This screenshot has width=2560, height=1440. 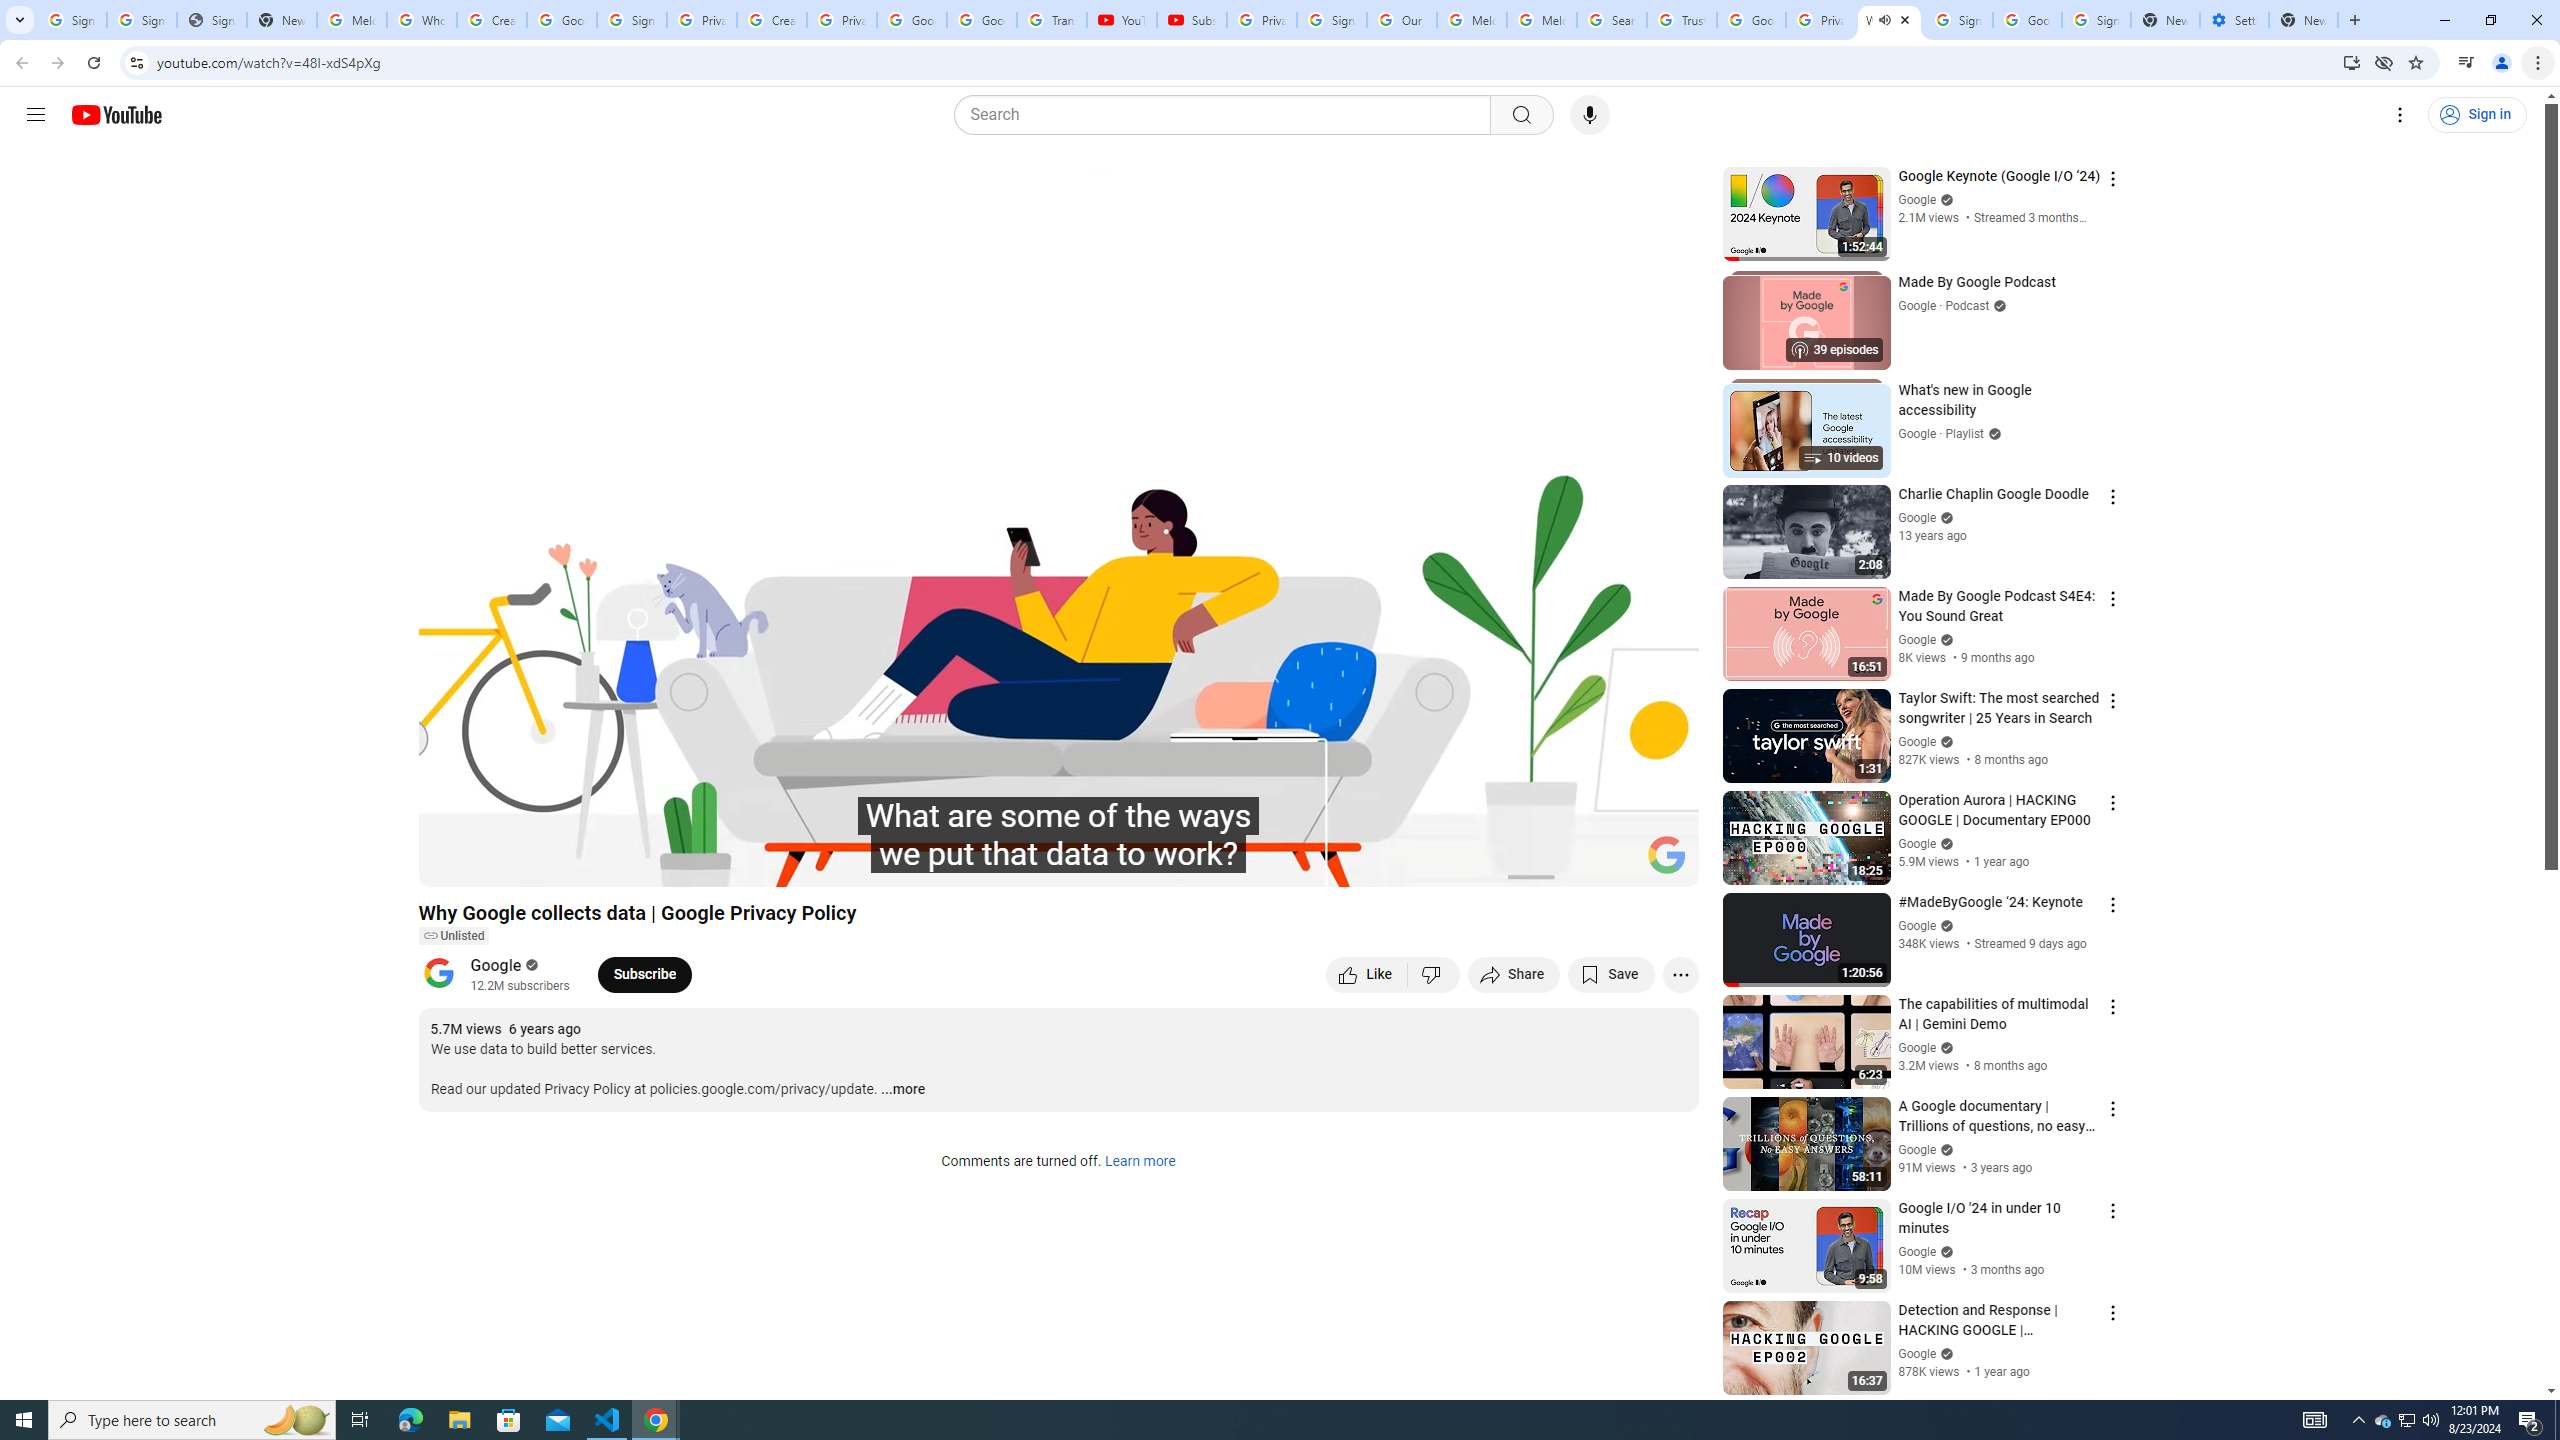 I want to click on 'Install YouTube', so click(x=2351, y=61).